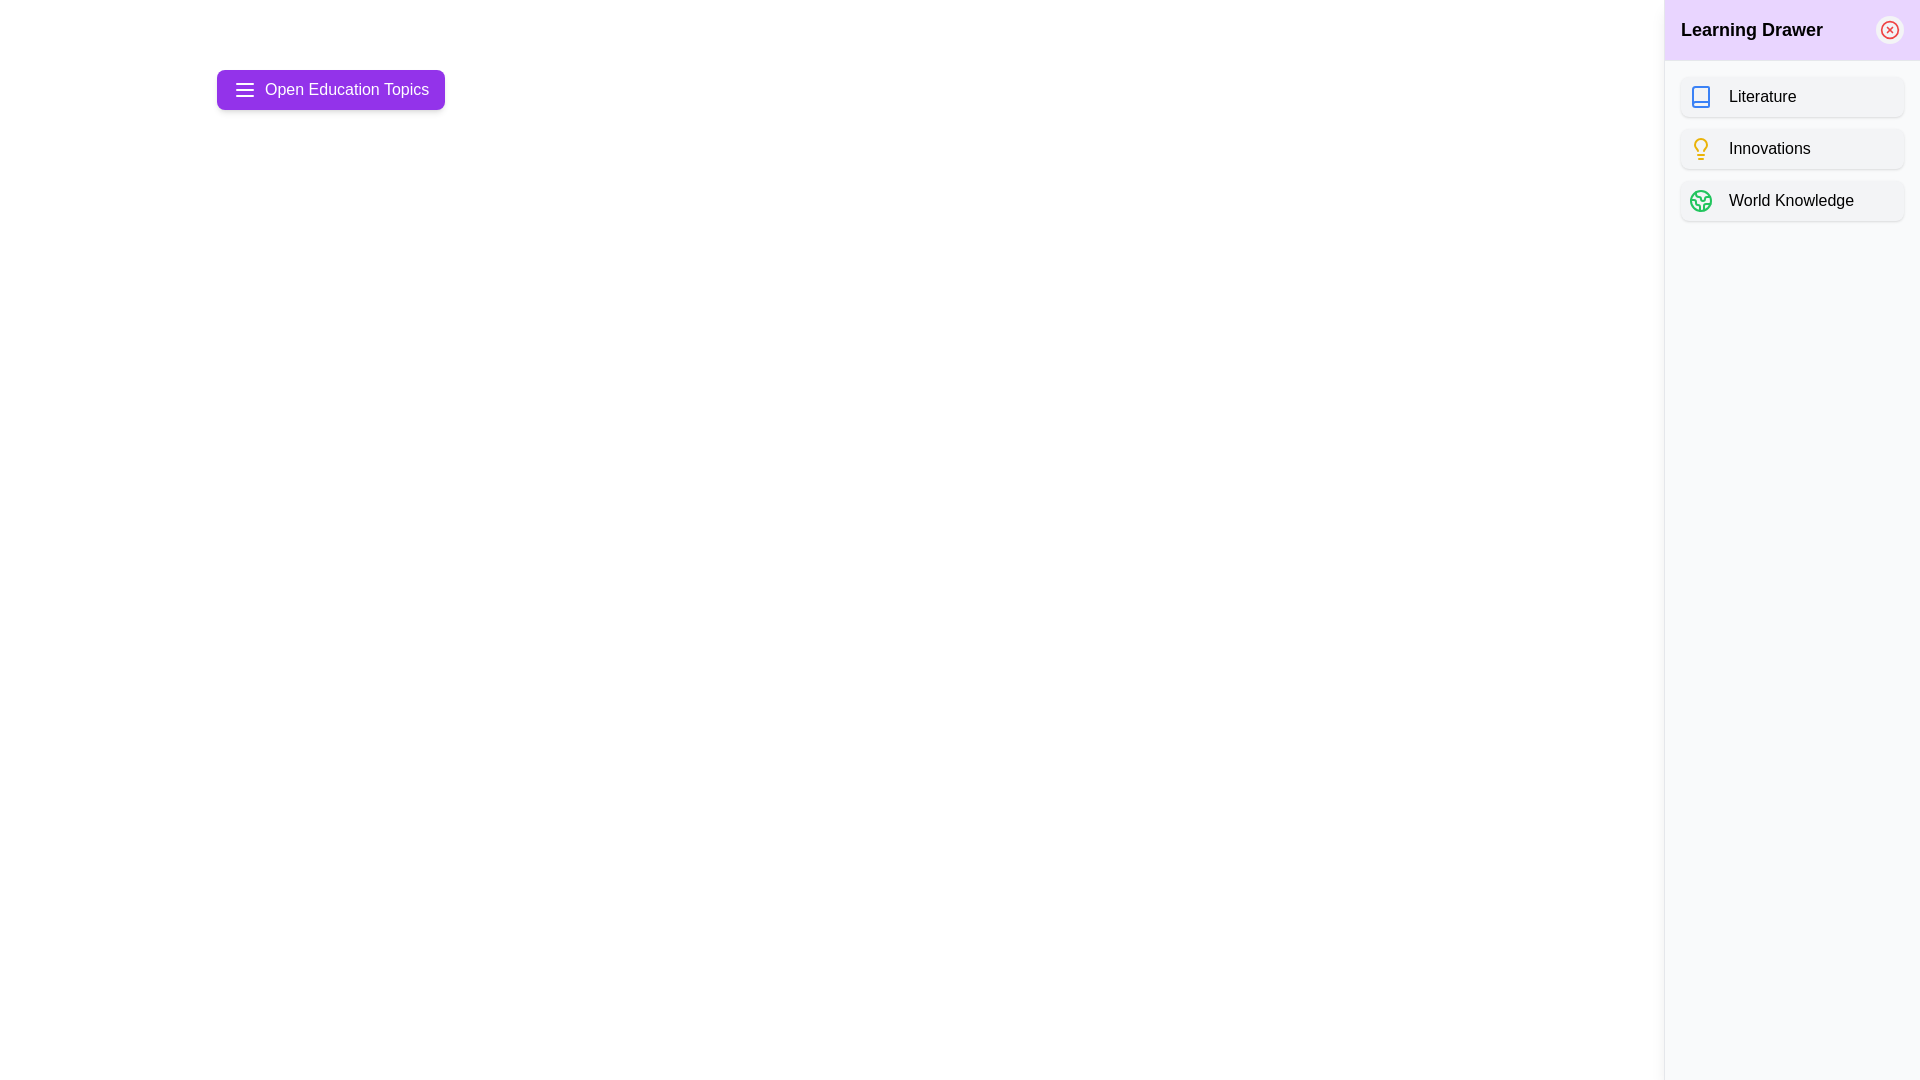 The image size is (1920, 1080). Describe the element at coordinates (1792, 96) in the screenshot. I see `the topic button labeled Literature` at that location.